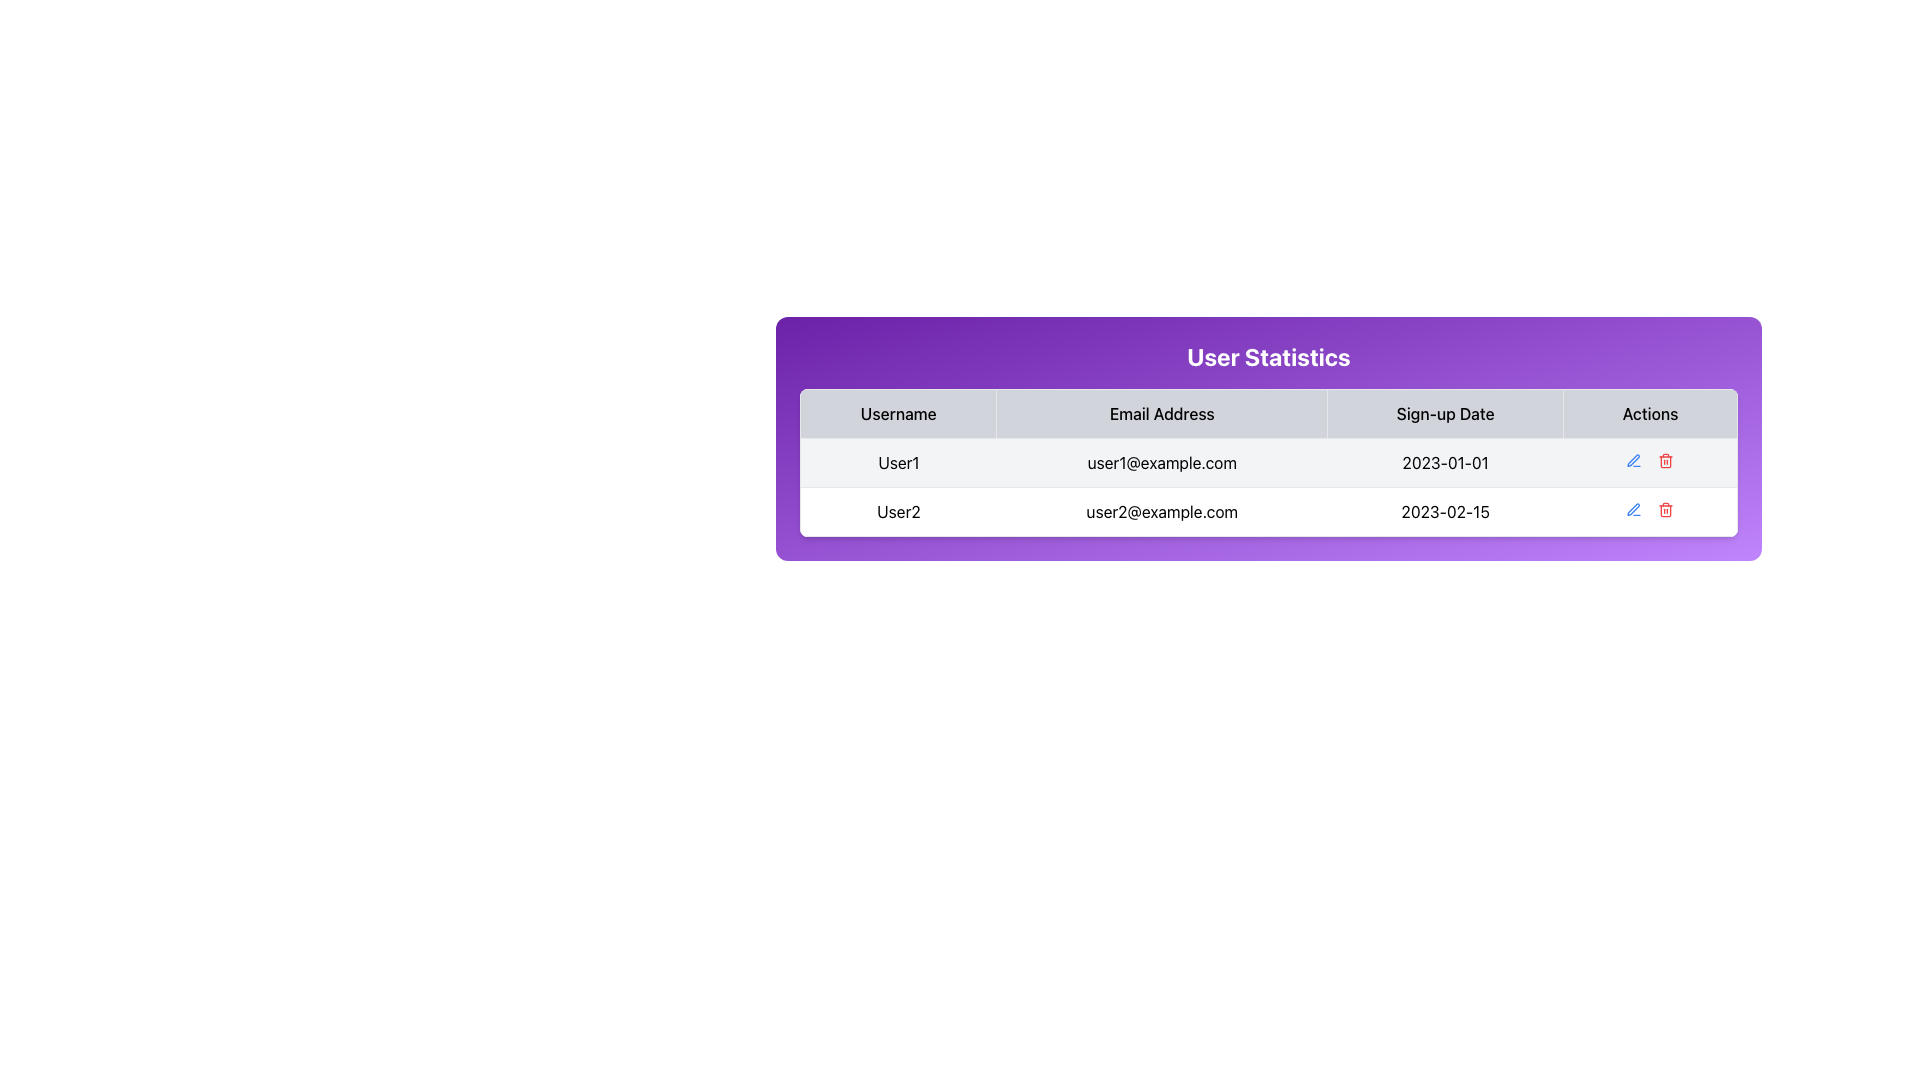 This screenshot has height=1080, width=1920. Describe the element at coordinates (1633, 461) in the screenshot. I see `the 'edit' button in the 'Actions' column of the second row for user 'User2' with email 'user2@example.com' to initiate editing` at that location.